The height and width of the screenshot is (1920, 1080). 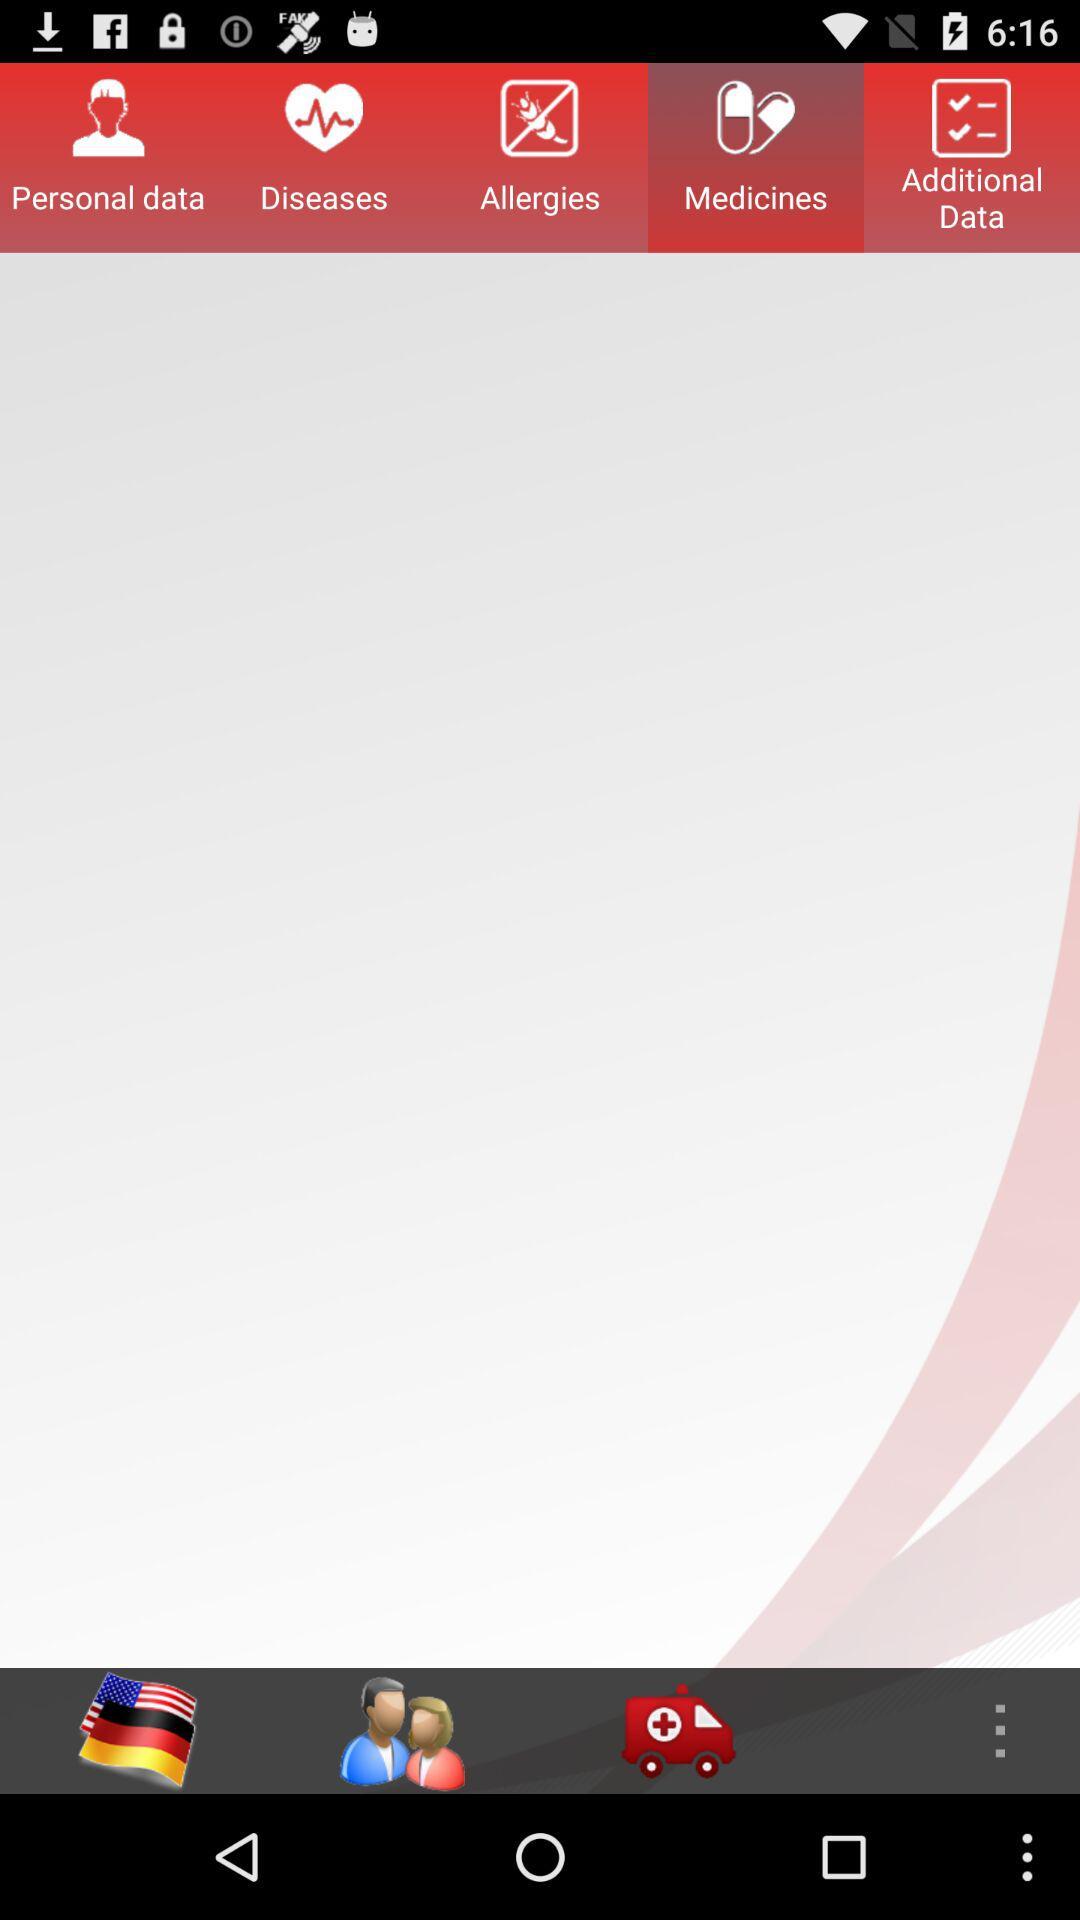 I want to click on the more icon, so click(x=941, y=1851).